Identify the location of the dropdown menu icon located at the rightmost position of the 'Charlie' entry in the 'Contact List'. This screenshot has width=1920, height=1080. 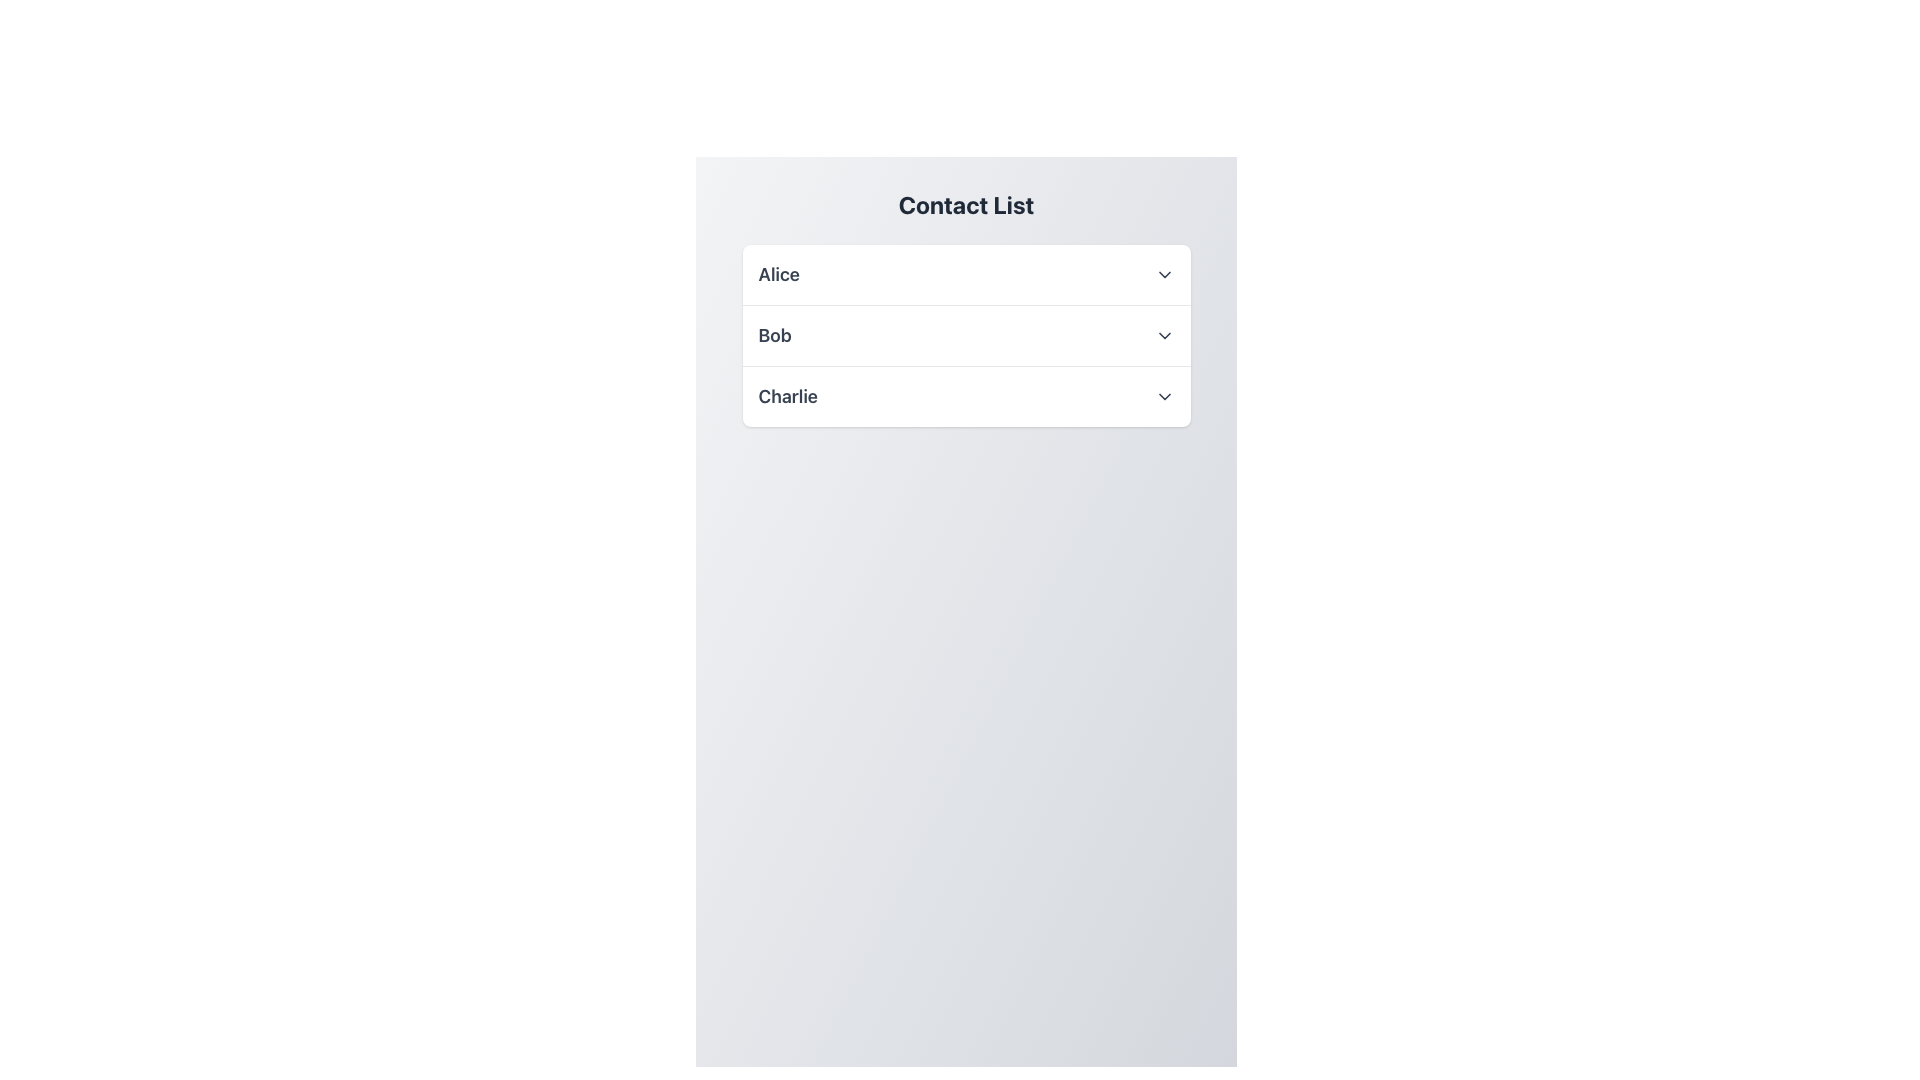
(1164, 397).